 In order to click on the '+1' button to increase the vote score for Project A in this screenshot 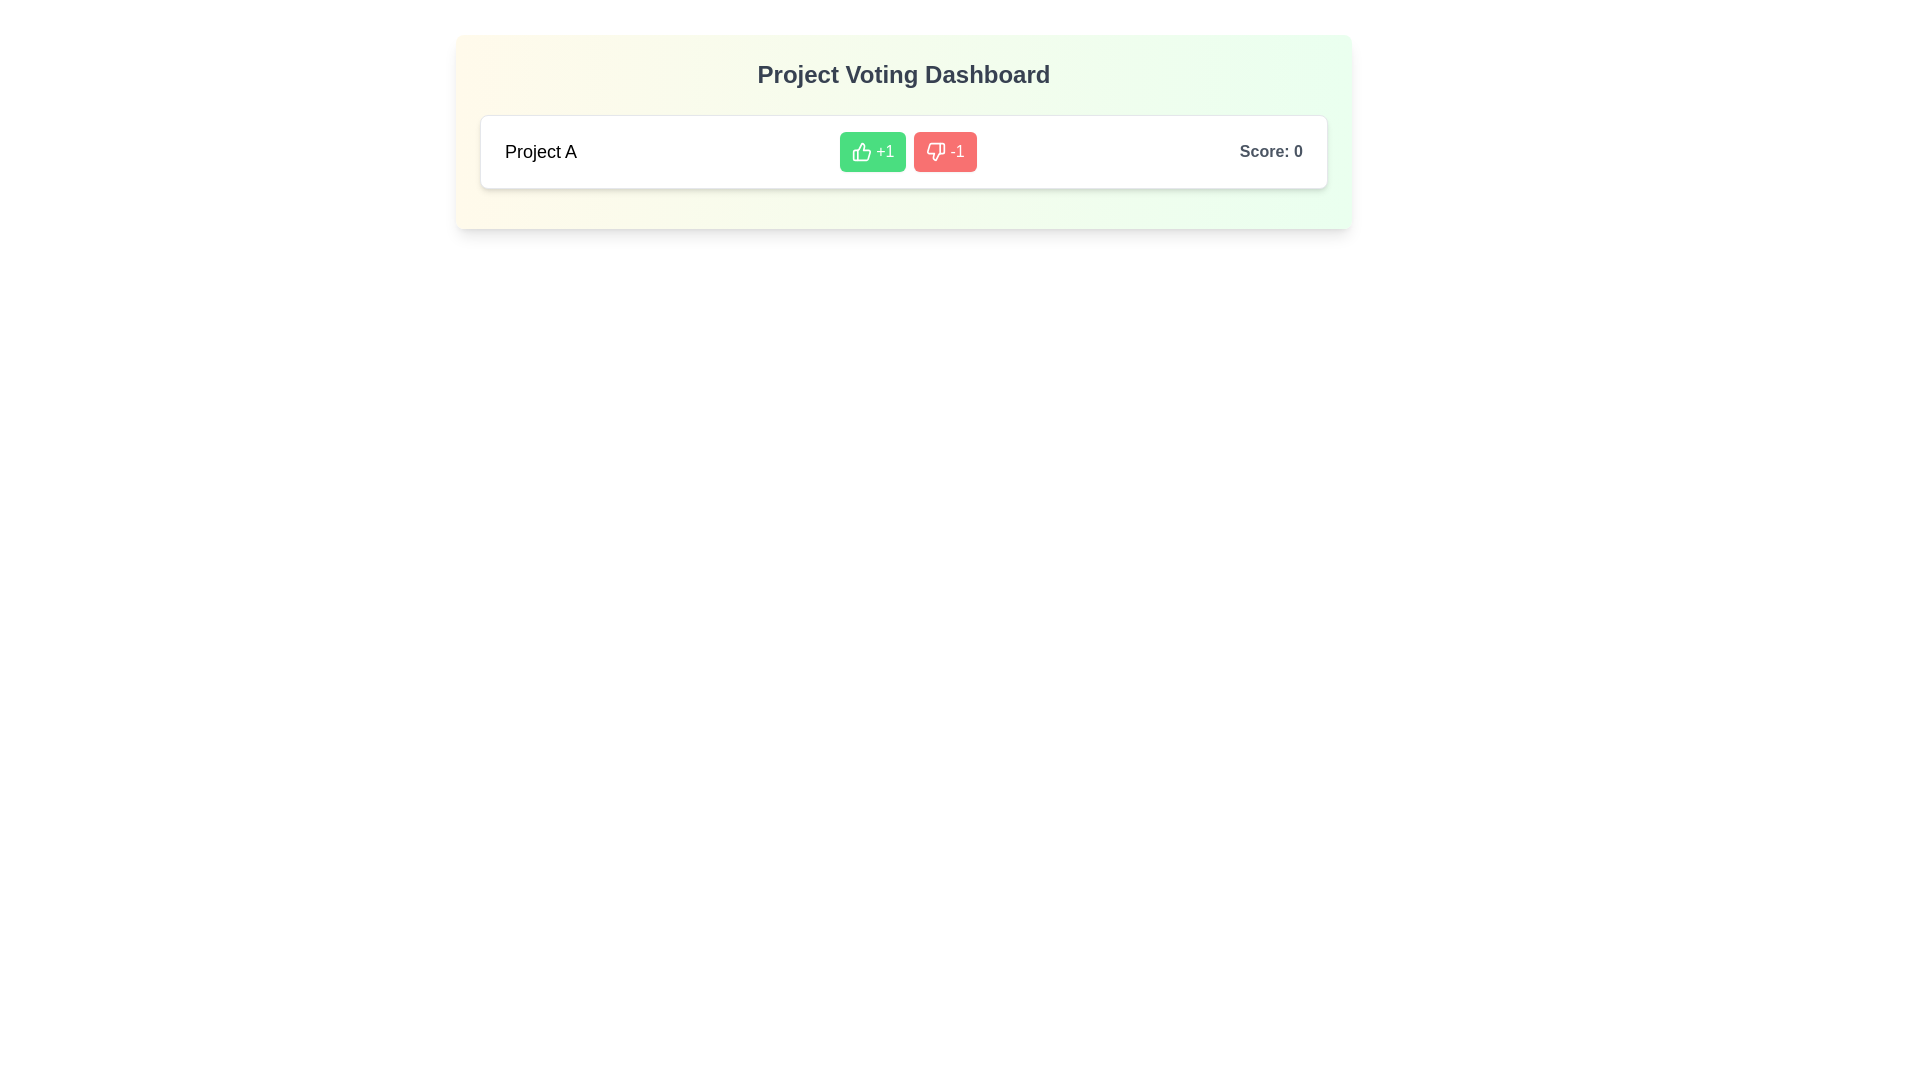, I will do `click(873, 150)`.